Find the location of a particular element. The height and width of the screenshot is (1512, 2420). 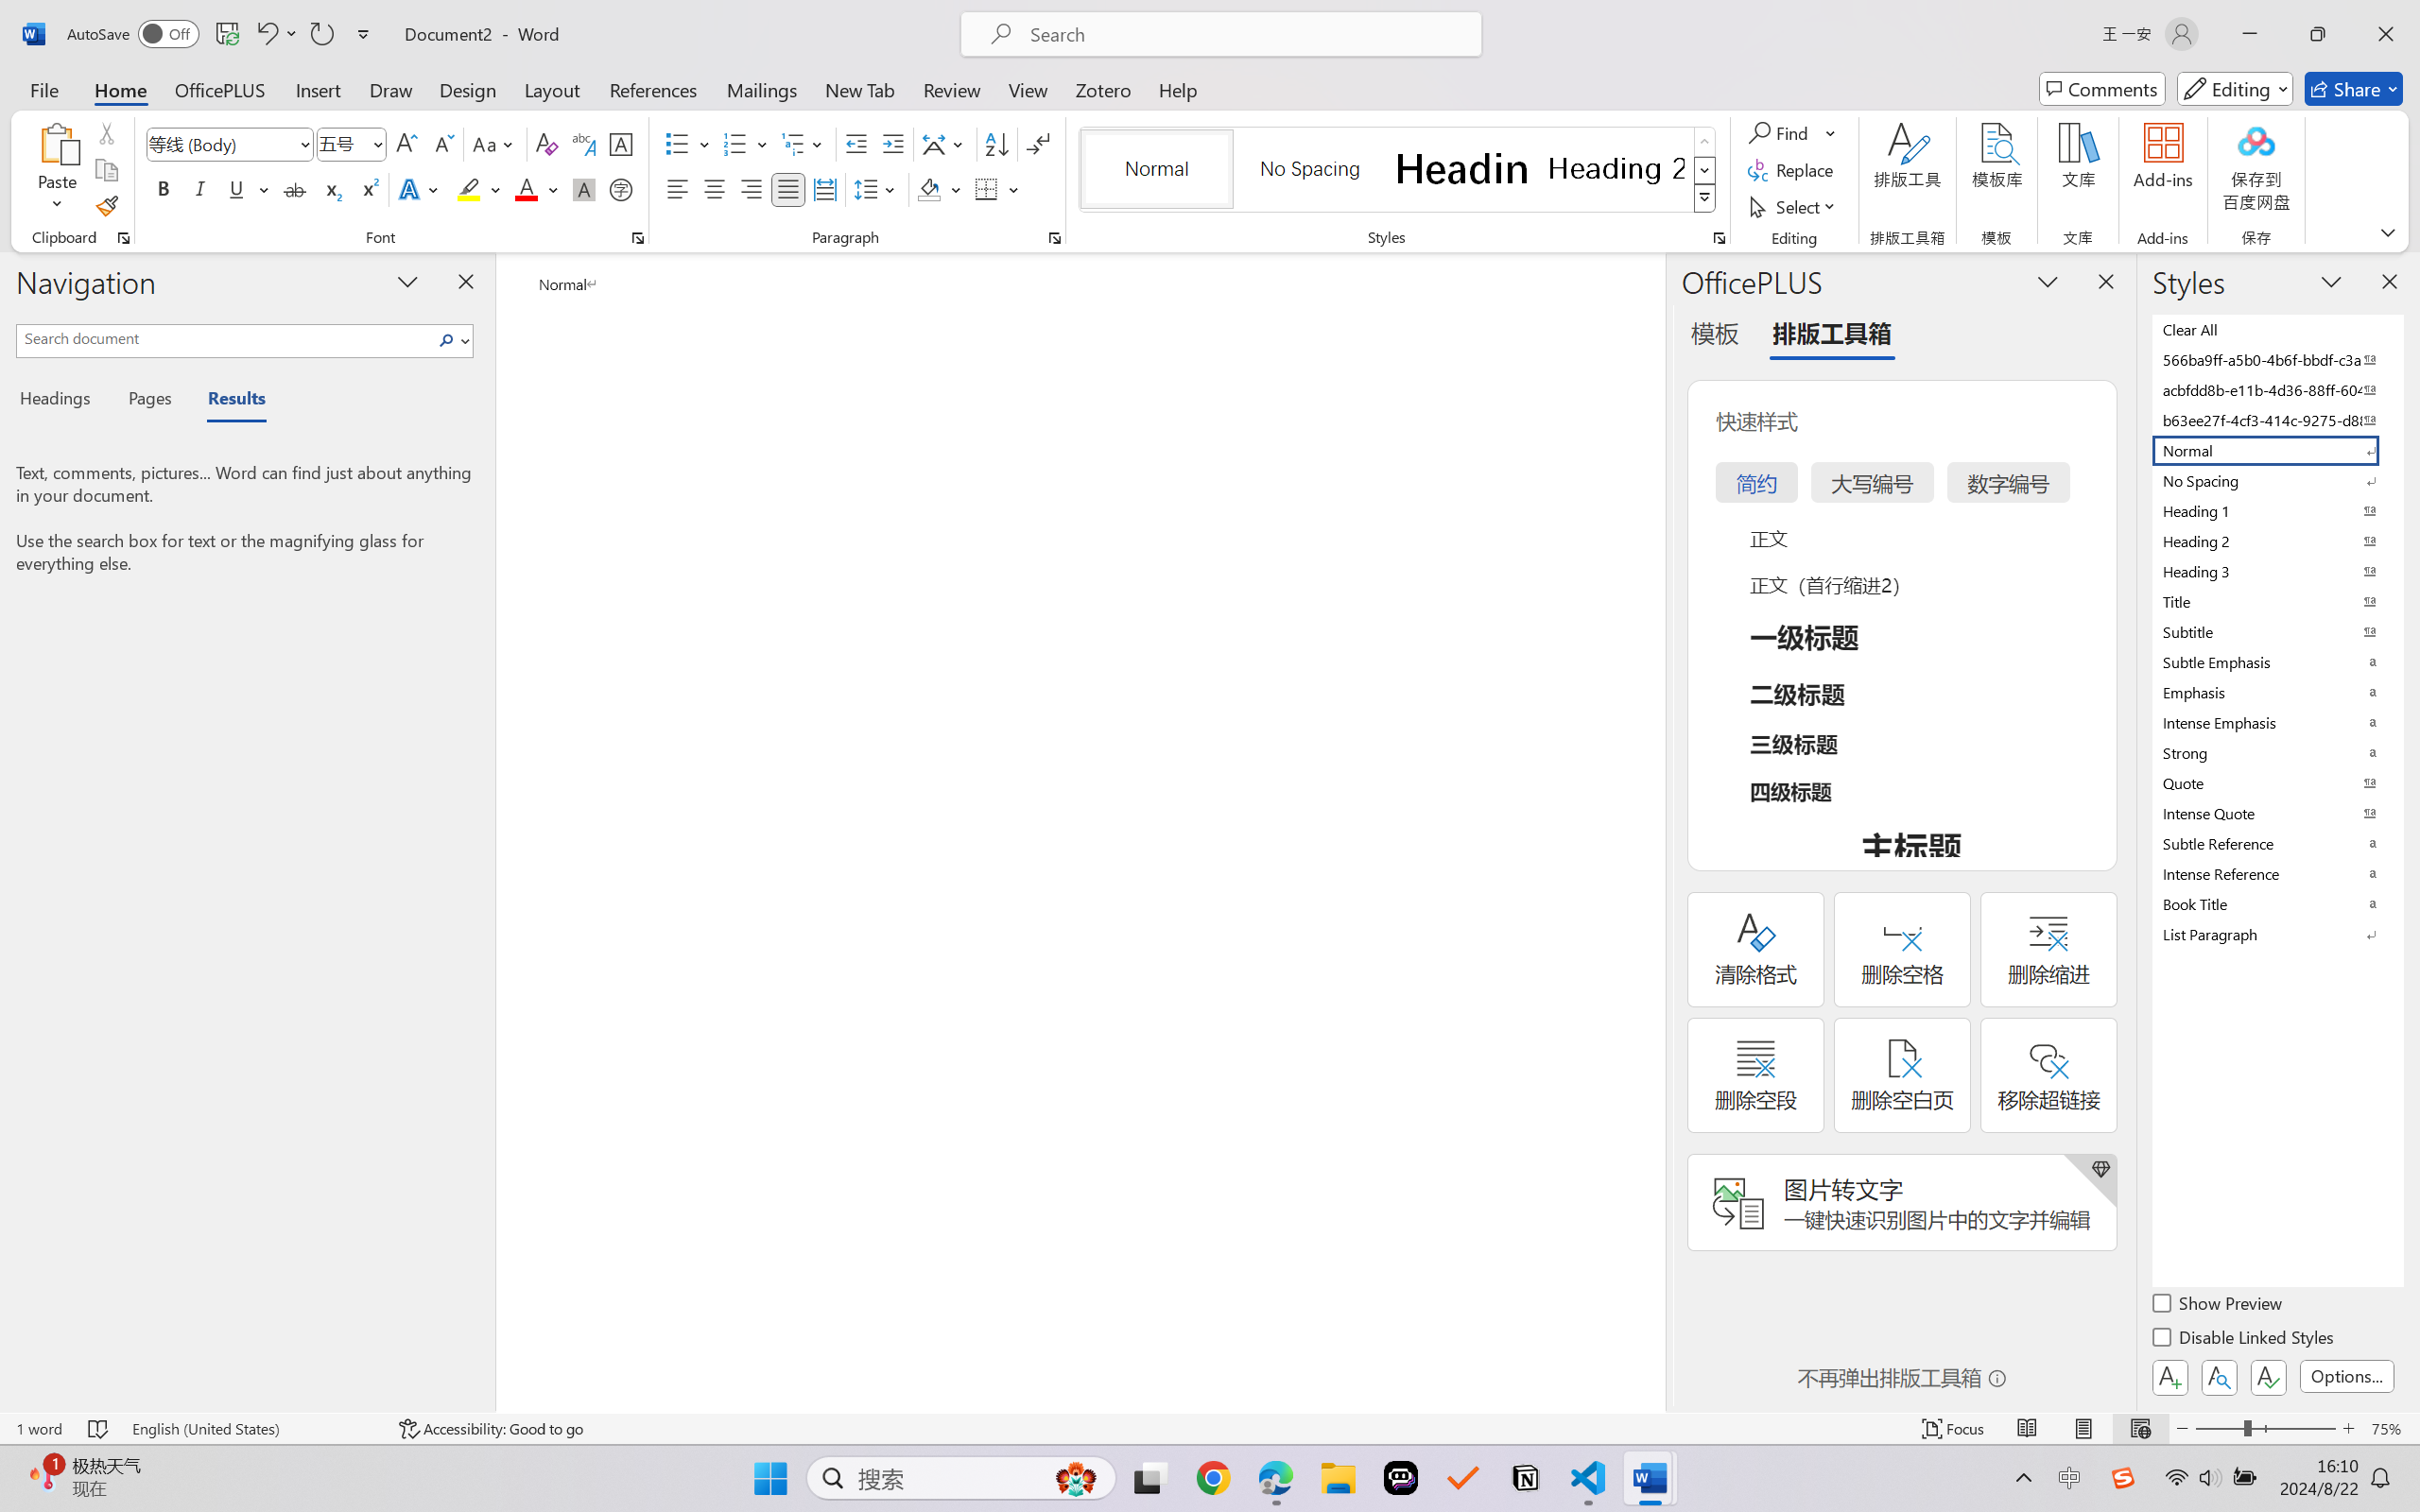

'Sort...' is located at coordinates (996, 144).